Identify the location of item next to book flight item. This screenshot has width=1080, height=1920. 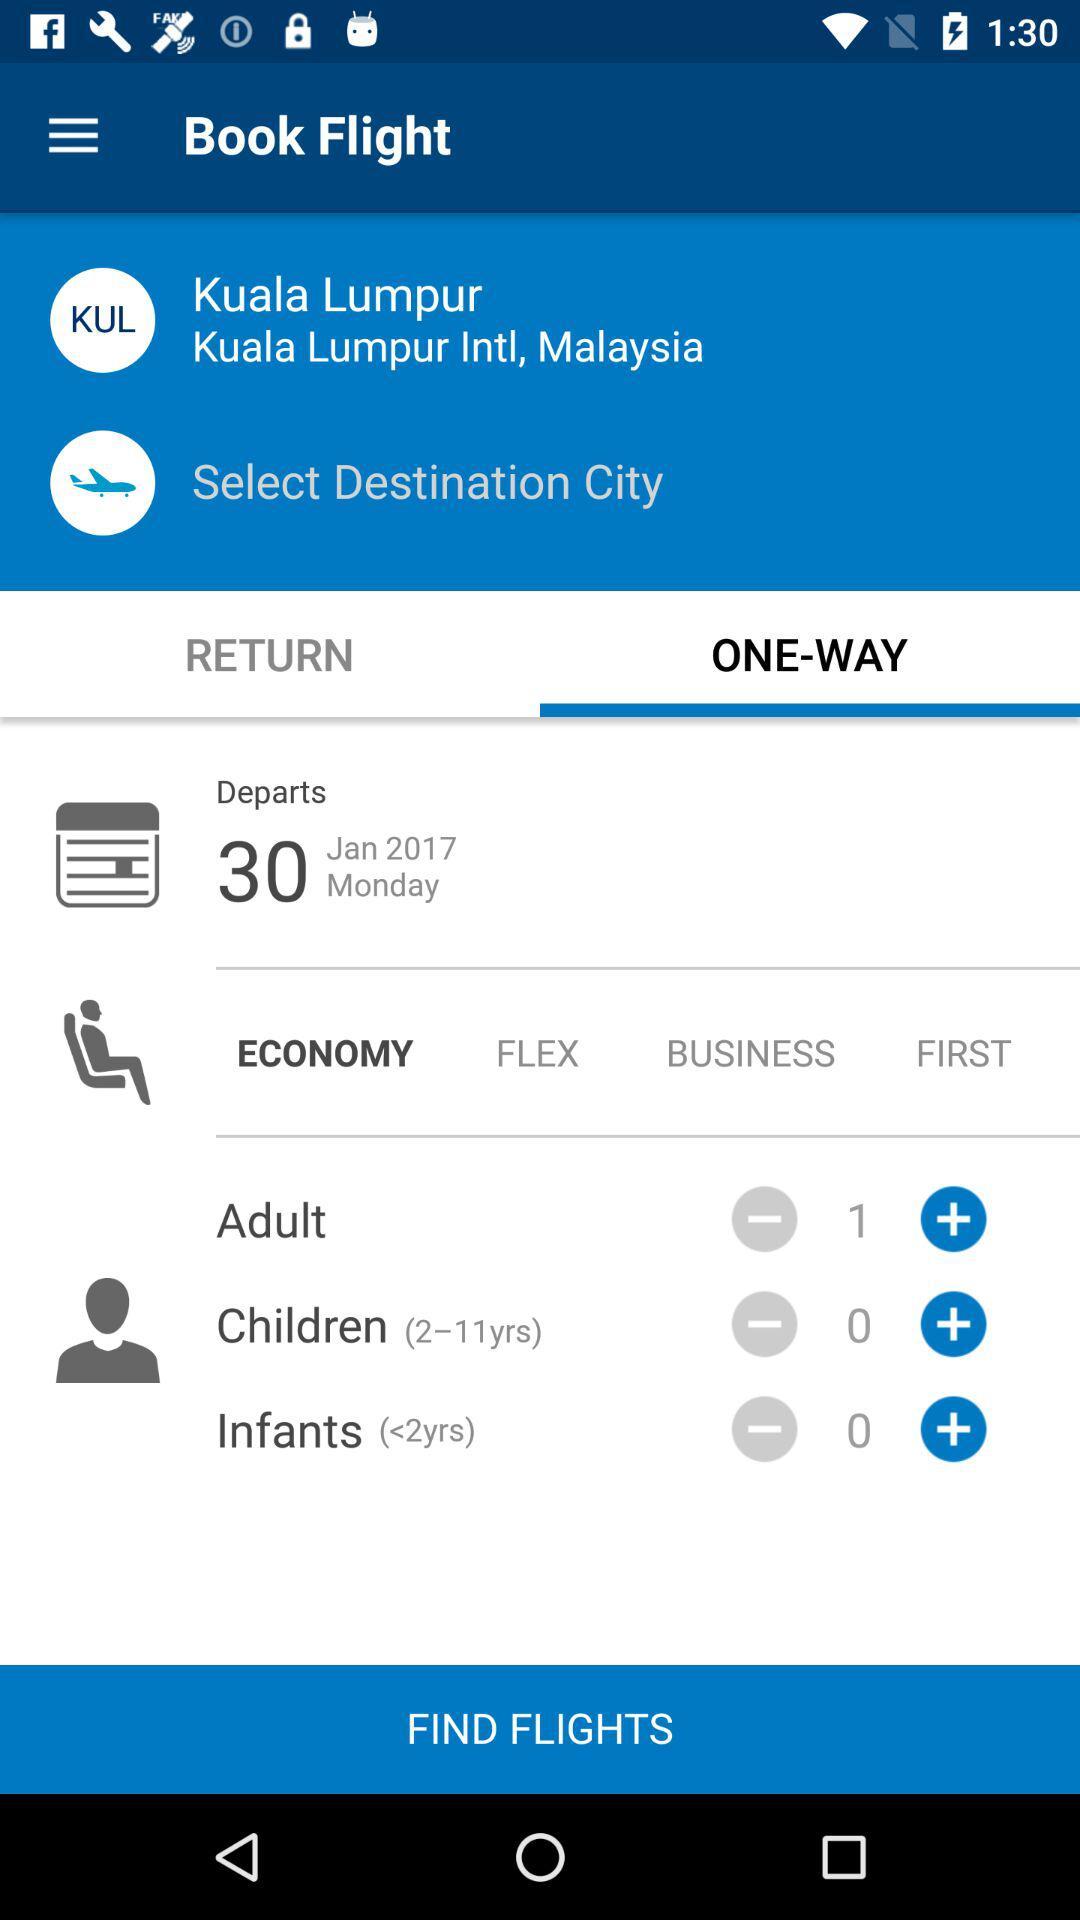
(72, 135).